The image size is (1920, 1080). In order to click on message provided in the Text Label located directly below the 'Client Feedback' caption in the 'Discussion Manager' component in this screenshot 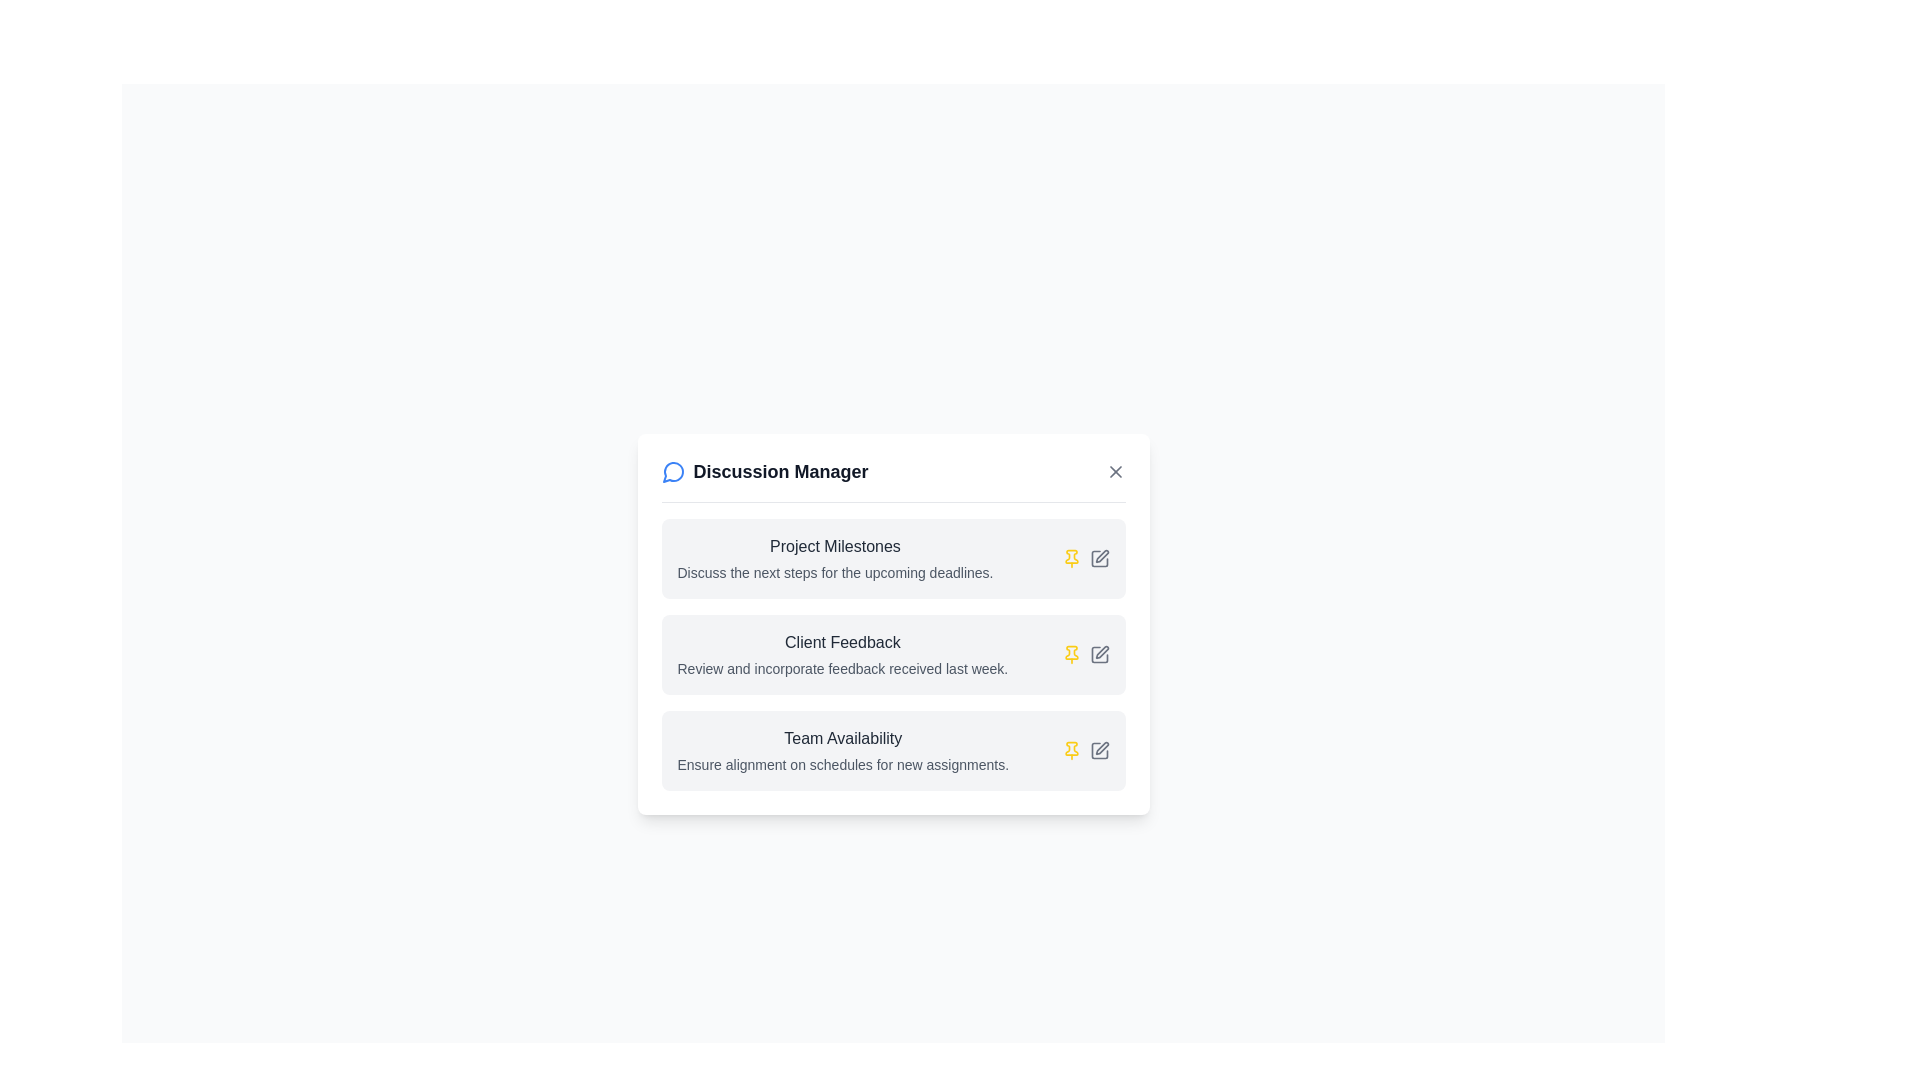, I will do `click(842, 668)`.